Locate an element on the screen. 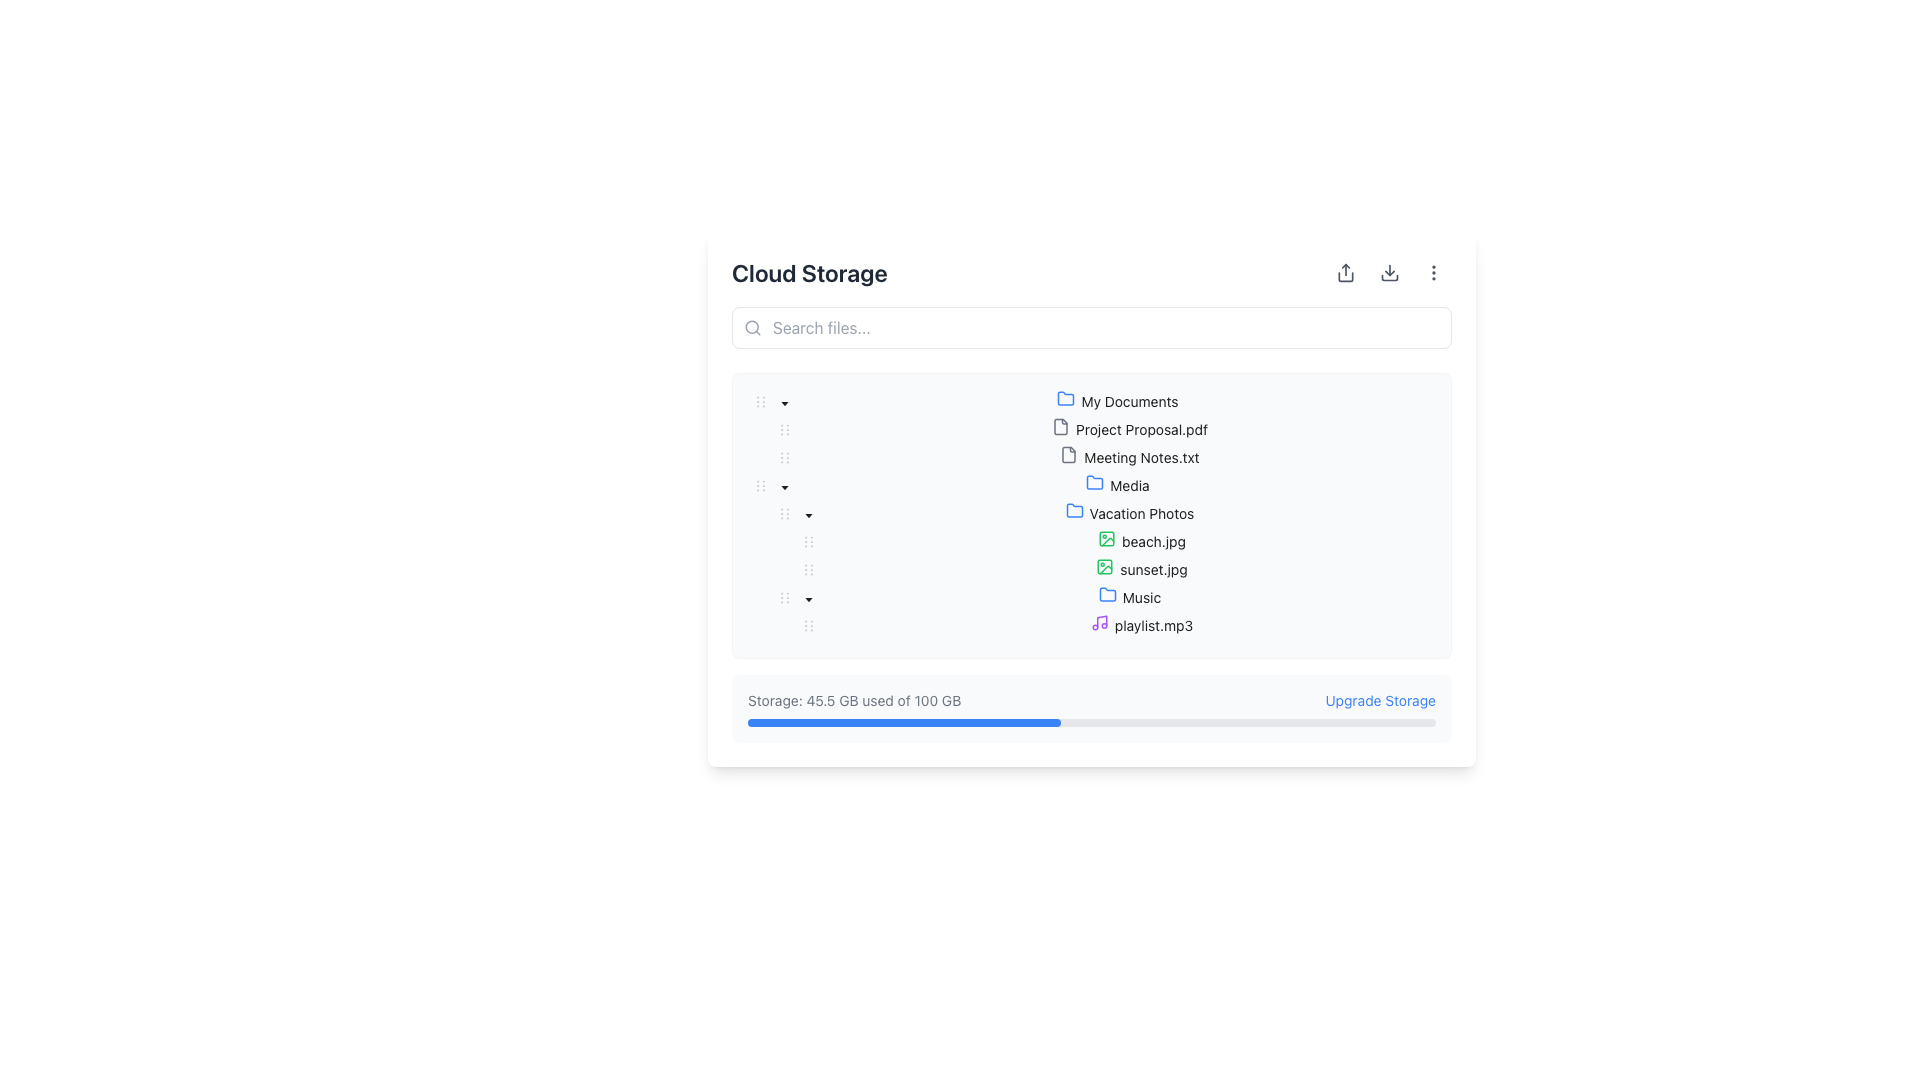 The height and width of the screenshot is (1080, 1920). and drag the draggable handle located to the left of 'Project Proposal.pdf' to reposition the associated item within the file list view is located at coordinates (784, 428).